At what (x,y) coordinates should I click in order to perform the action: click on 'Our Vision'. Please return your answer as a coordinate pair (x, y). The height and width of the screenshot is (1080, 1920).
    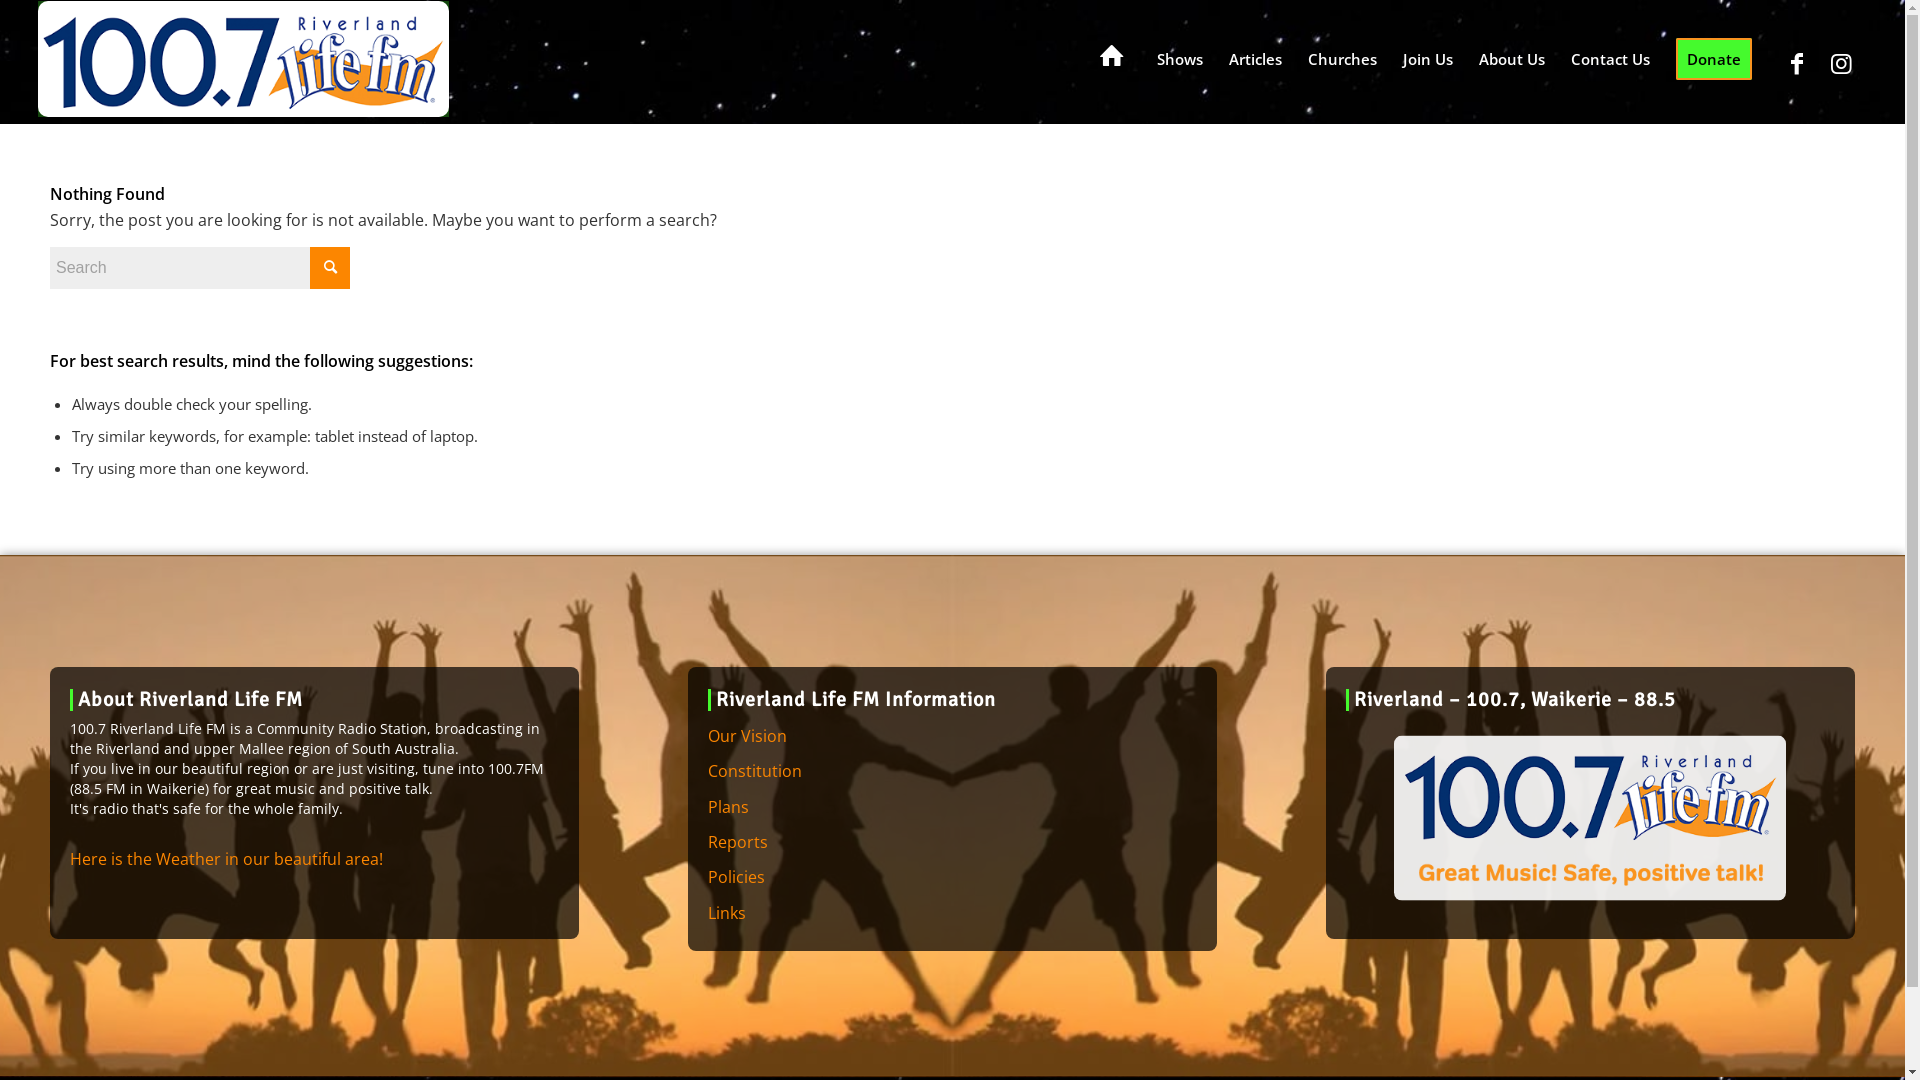
    Looking at the image, I should click on (951, 736).